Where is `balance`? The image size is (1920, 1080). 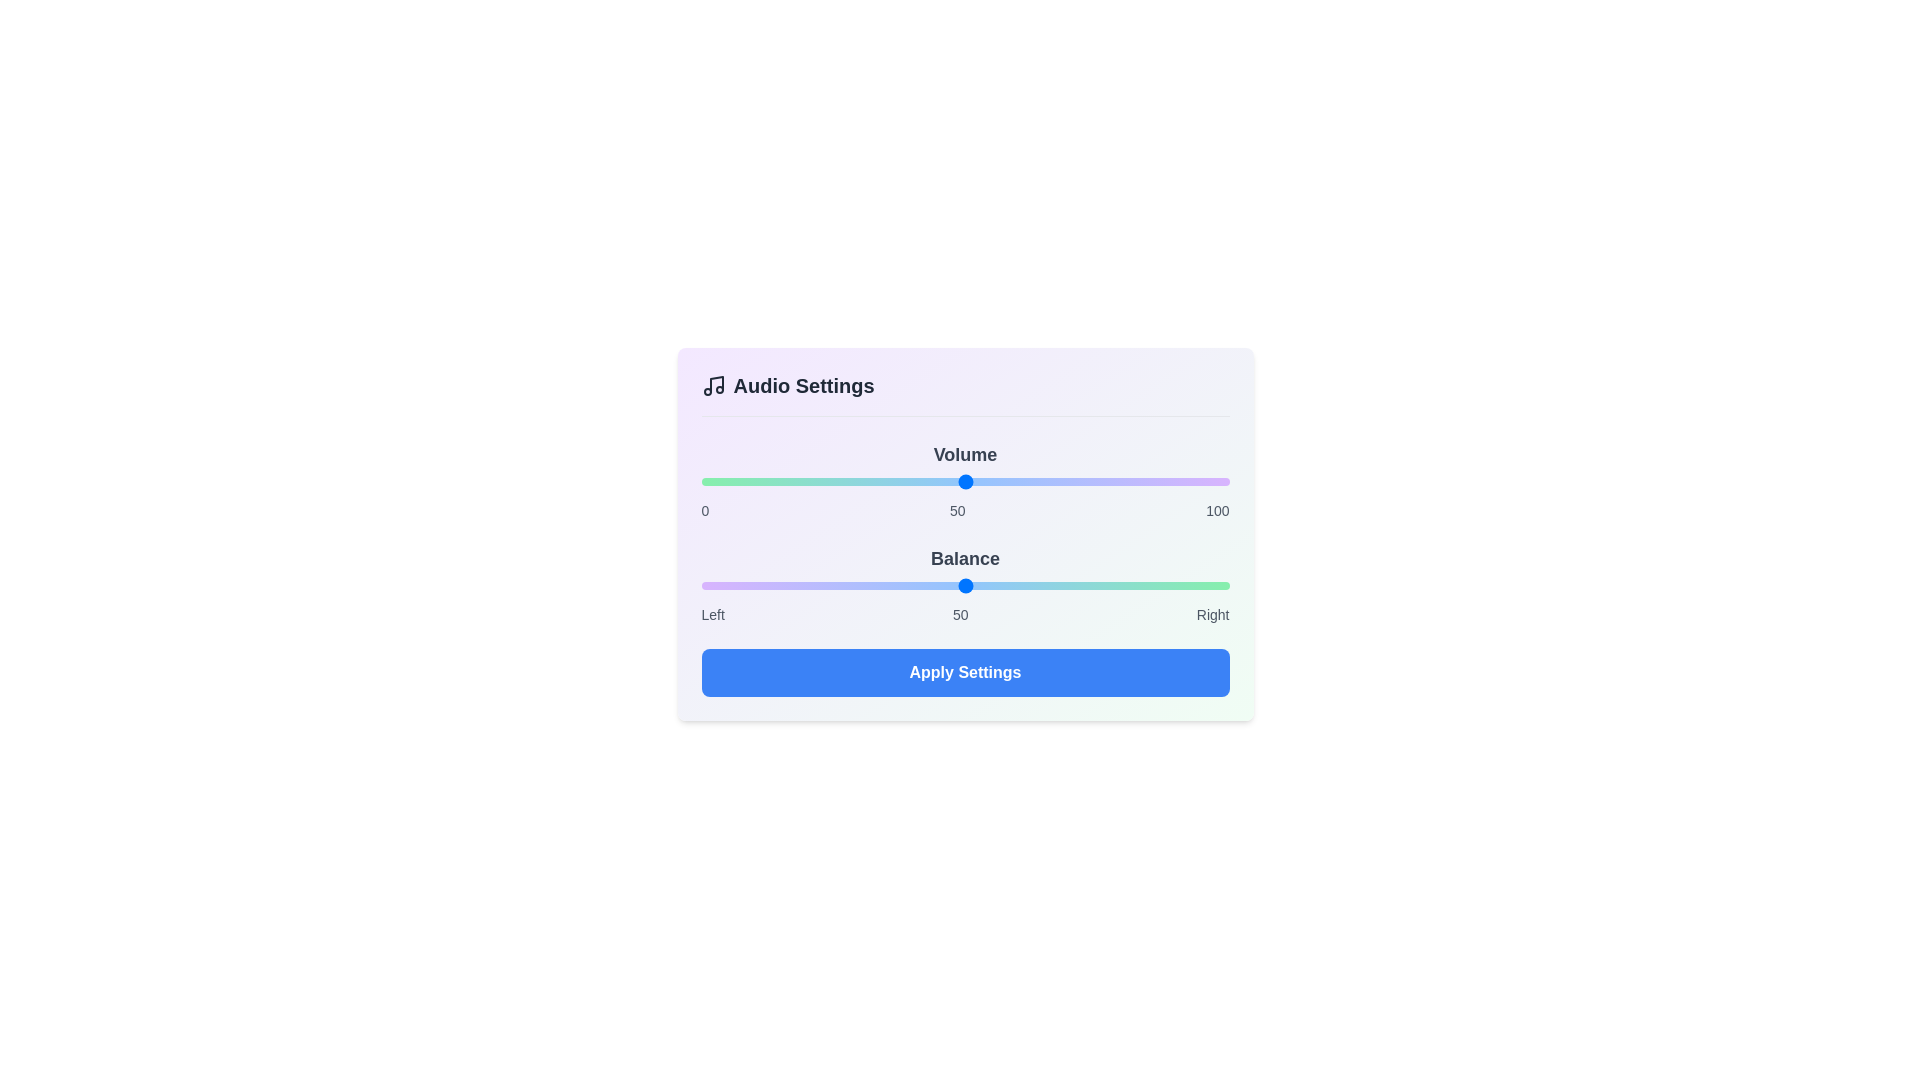 balance is located at coordinates (885, 585).